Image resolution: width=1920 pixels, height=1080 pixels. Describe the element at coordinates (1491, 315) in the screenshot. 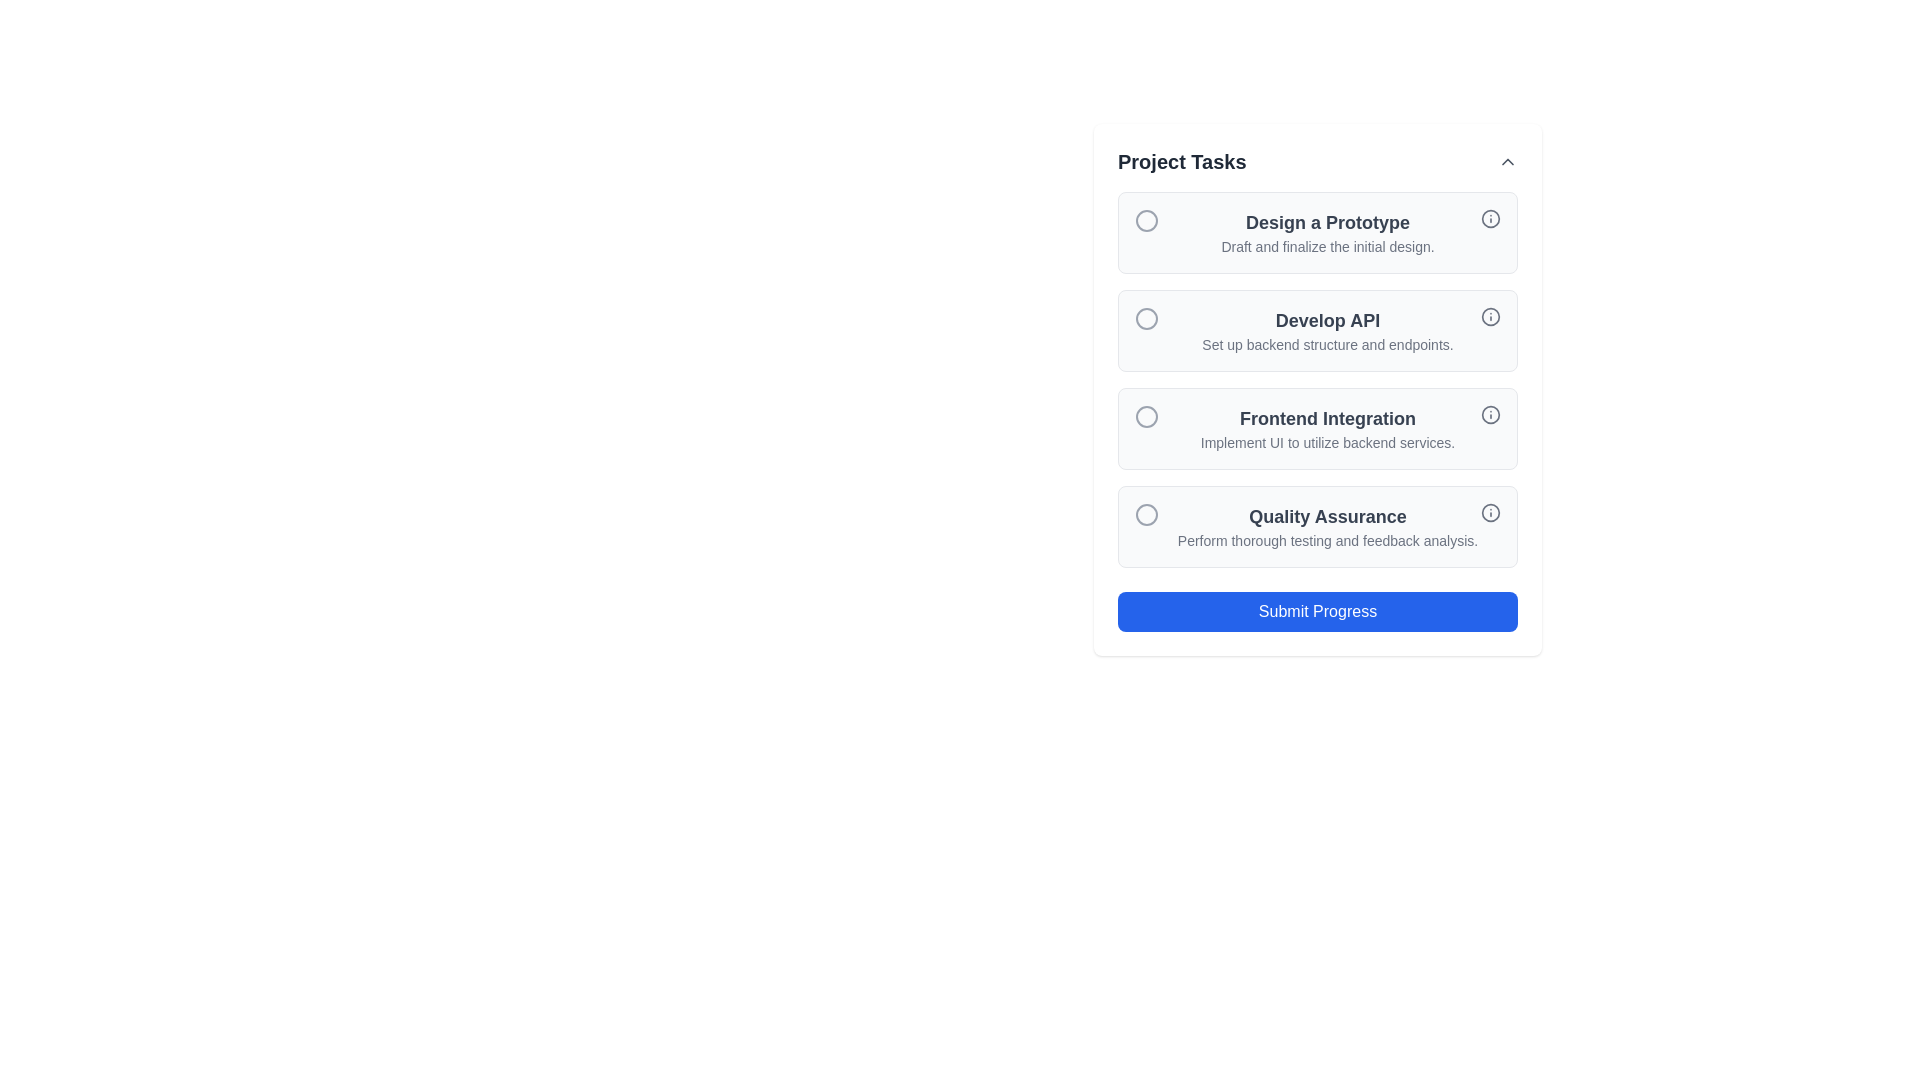

I see `the Info Symbol icon located in the 'Develop API' section` at that location.